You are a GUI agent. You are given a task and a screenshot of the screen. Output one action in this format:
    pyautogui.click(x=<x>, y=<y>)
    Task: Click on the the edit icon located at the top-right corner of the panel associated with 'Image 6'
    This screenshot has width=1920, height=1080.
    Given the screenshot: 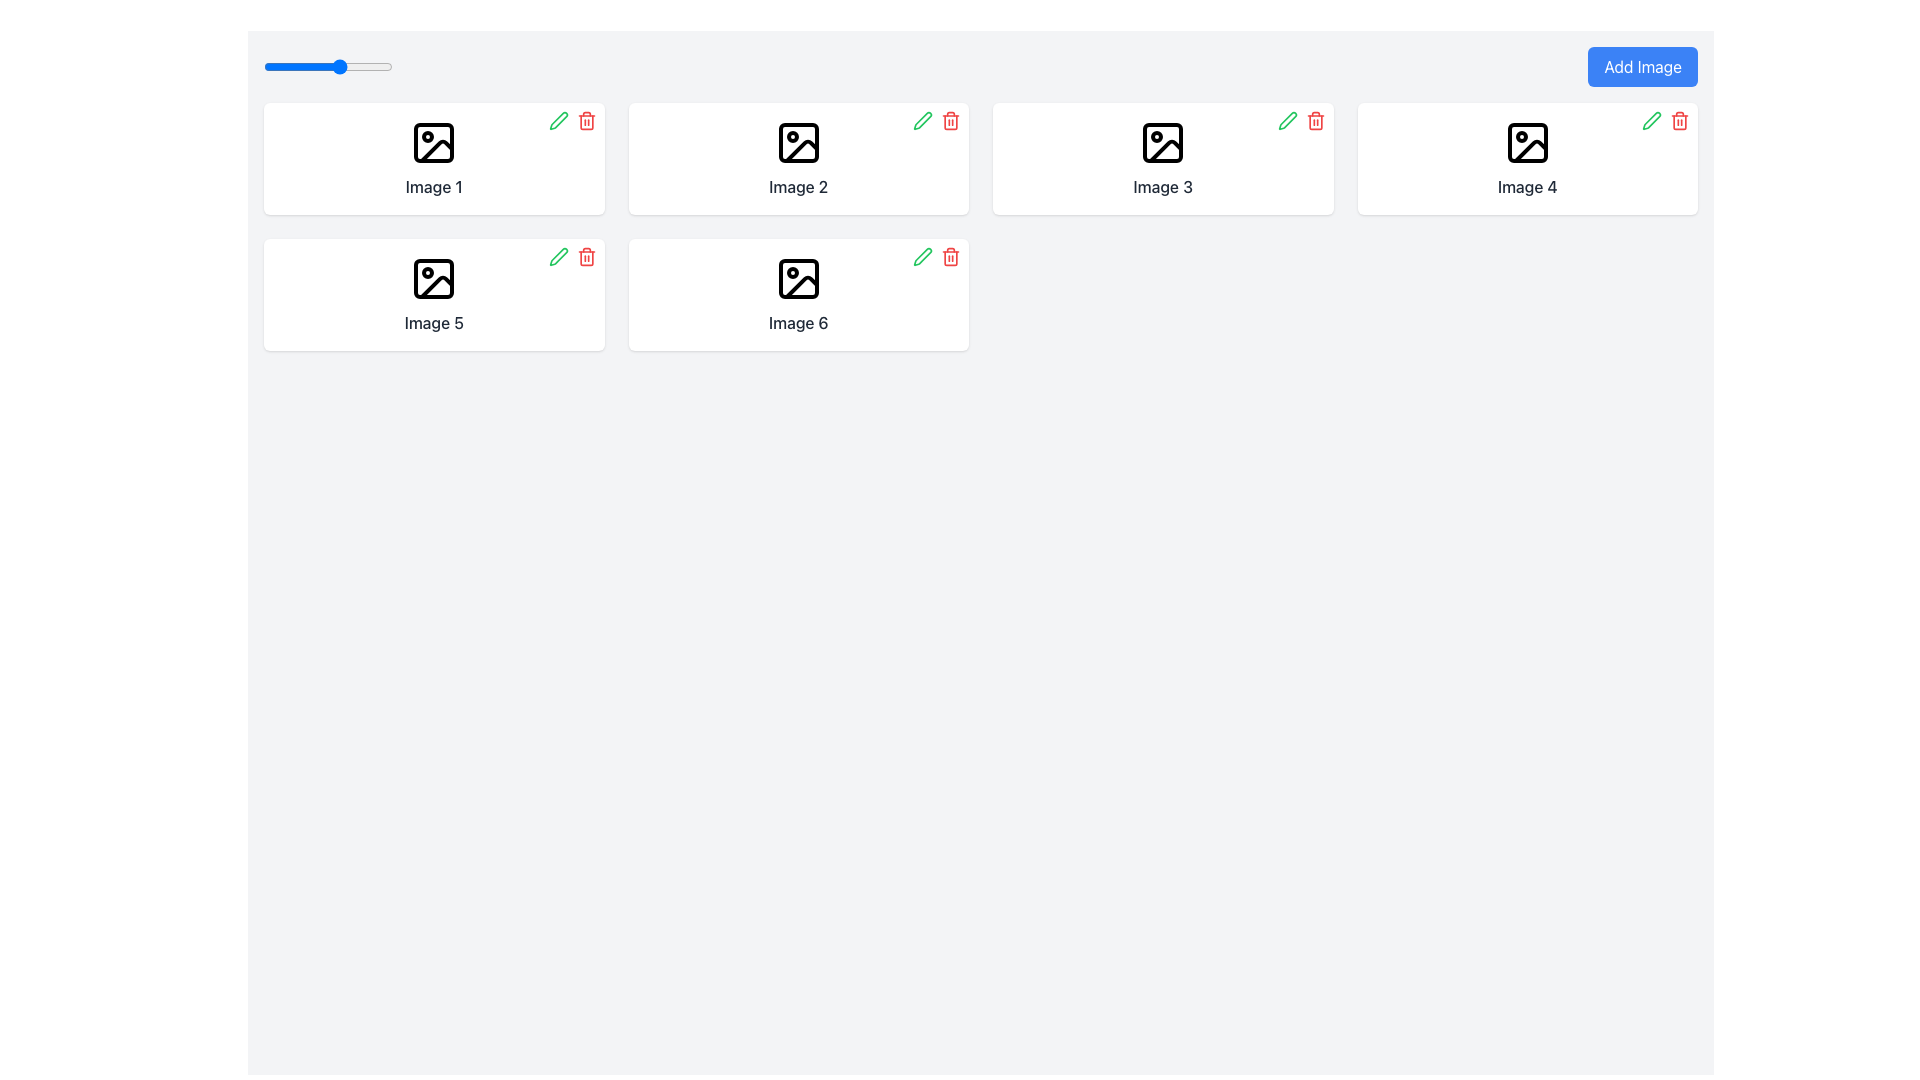 What is the action you would take?
    pyautogui.click(x=921, y=256)
    